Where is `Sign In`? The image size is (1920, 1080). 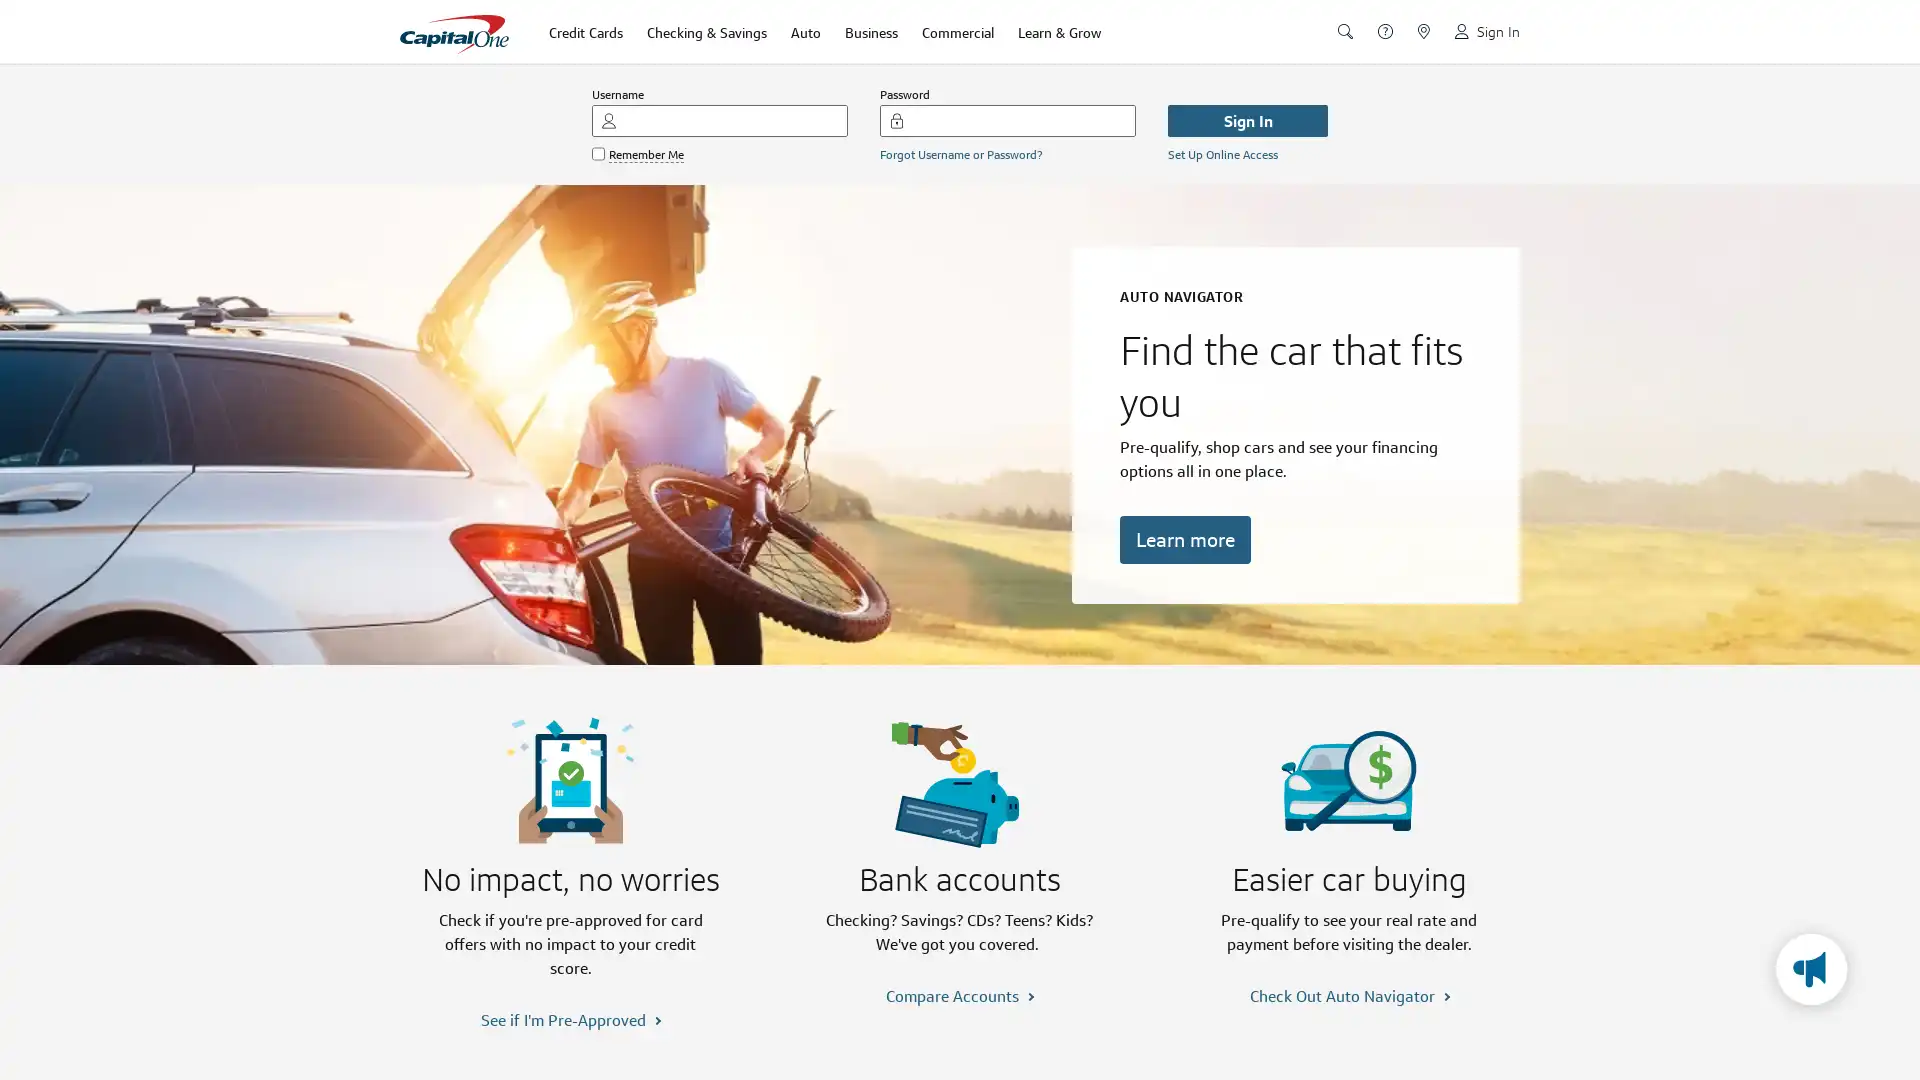 Sign In is located at coordinates (1247, 120).